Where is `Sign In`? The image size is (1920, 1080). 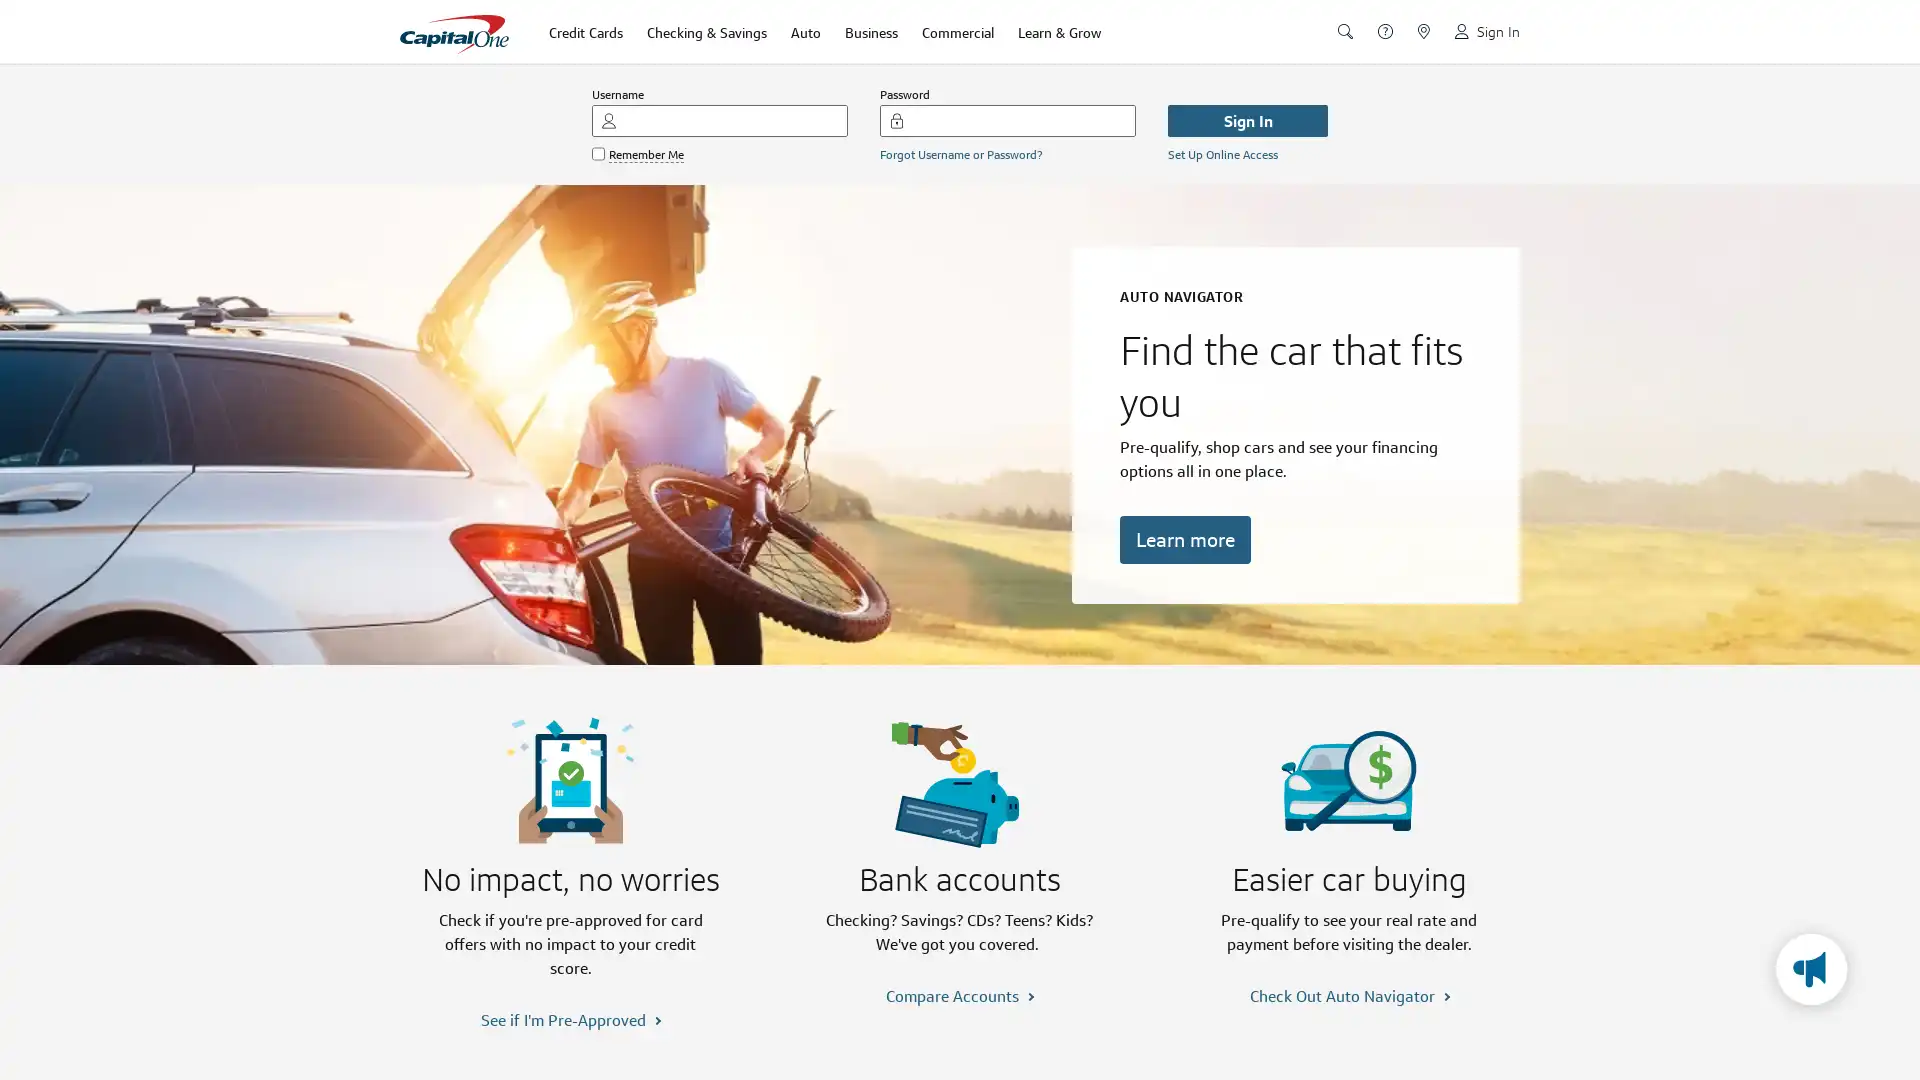 Sign In is located at coordinates (1247, 120).